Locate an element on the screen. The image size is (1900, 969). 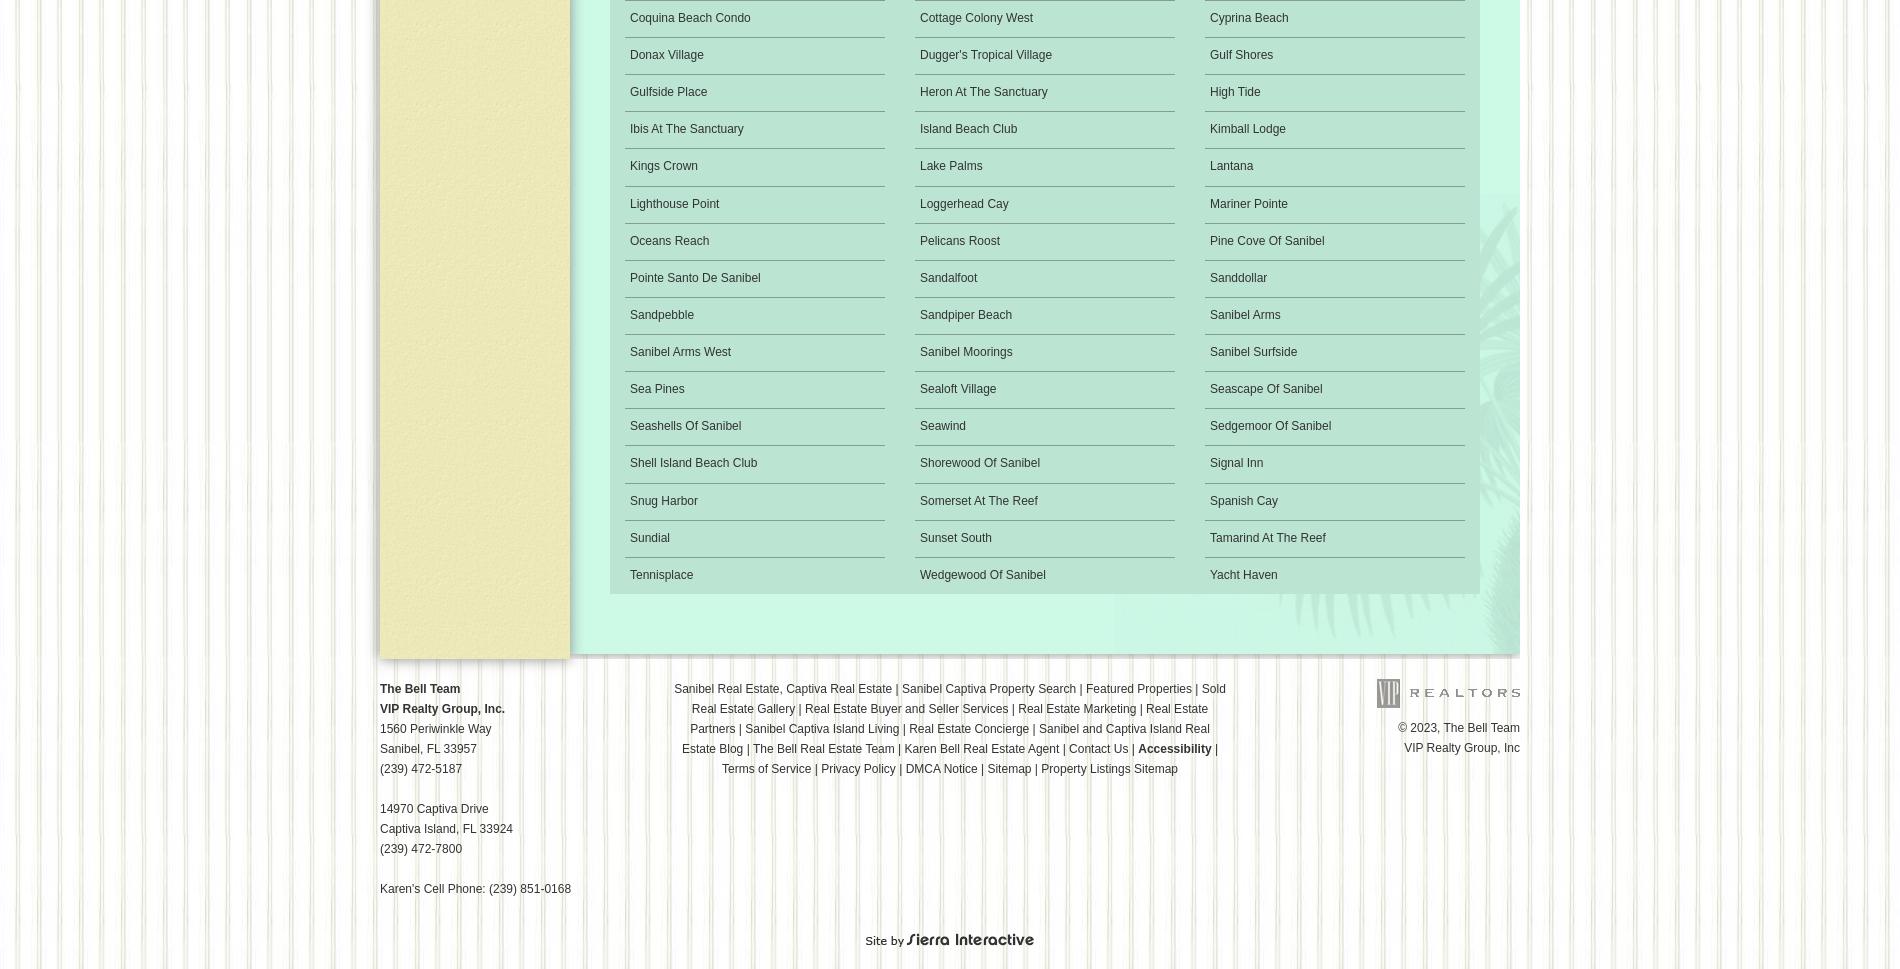
'Sealoft Village' is located at coordinates (957, 388).